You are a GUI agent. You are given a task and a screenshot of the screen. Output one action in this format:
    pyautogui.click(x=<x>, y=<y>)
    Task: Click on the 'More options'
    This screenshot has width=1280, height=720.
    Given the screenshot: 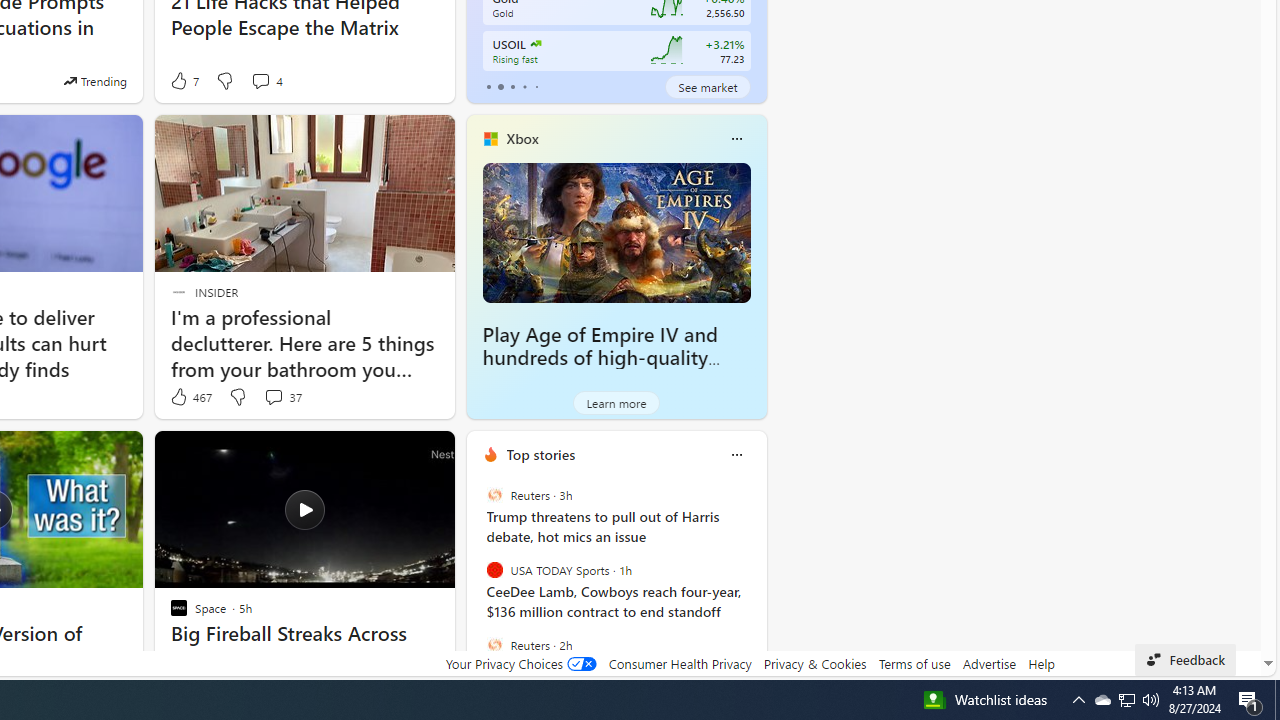 What is the action you would take?
    pyautogui.click(x=735, y=454)
    